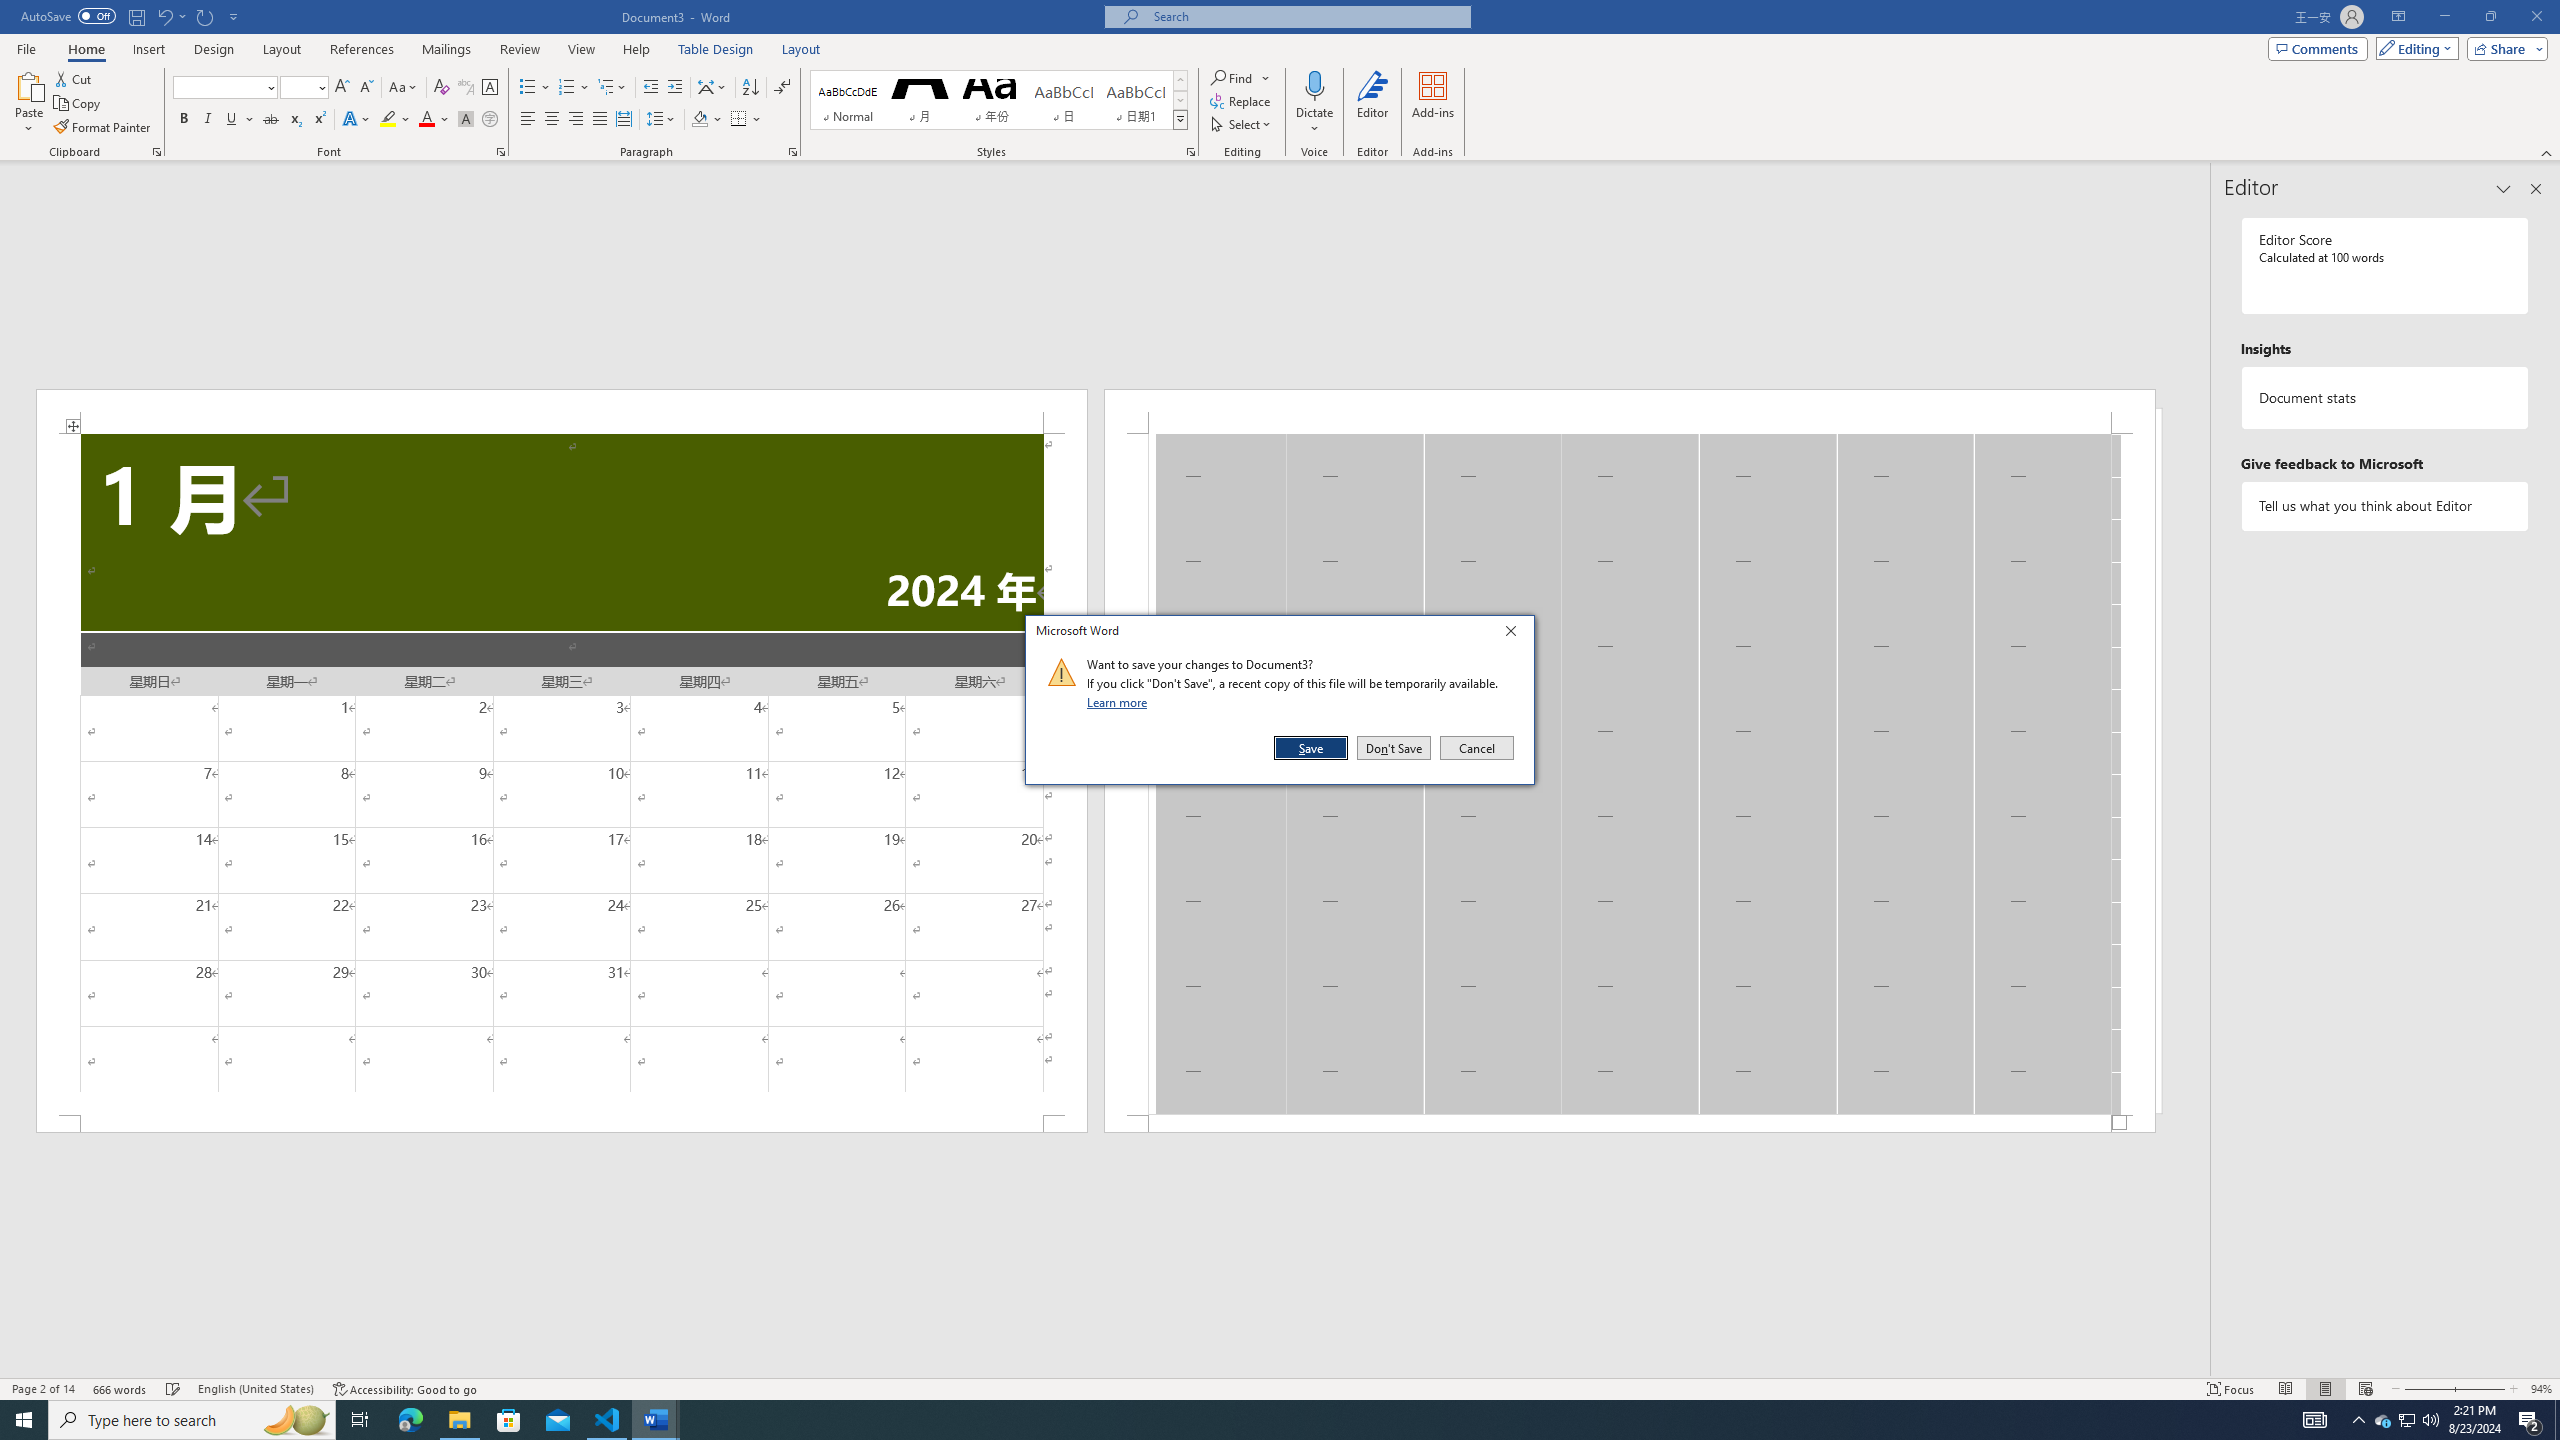 This screenshot has width=2560, height=1440. I want to click on 'Row Down', so click(1179, 99).